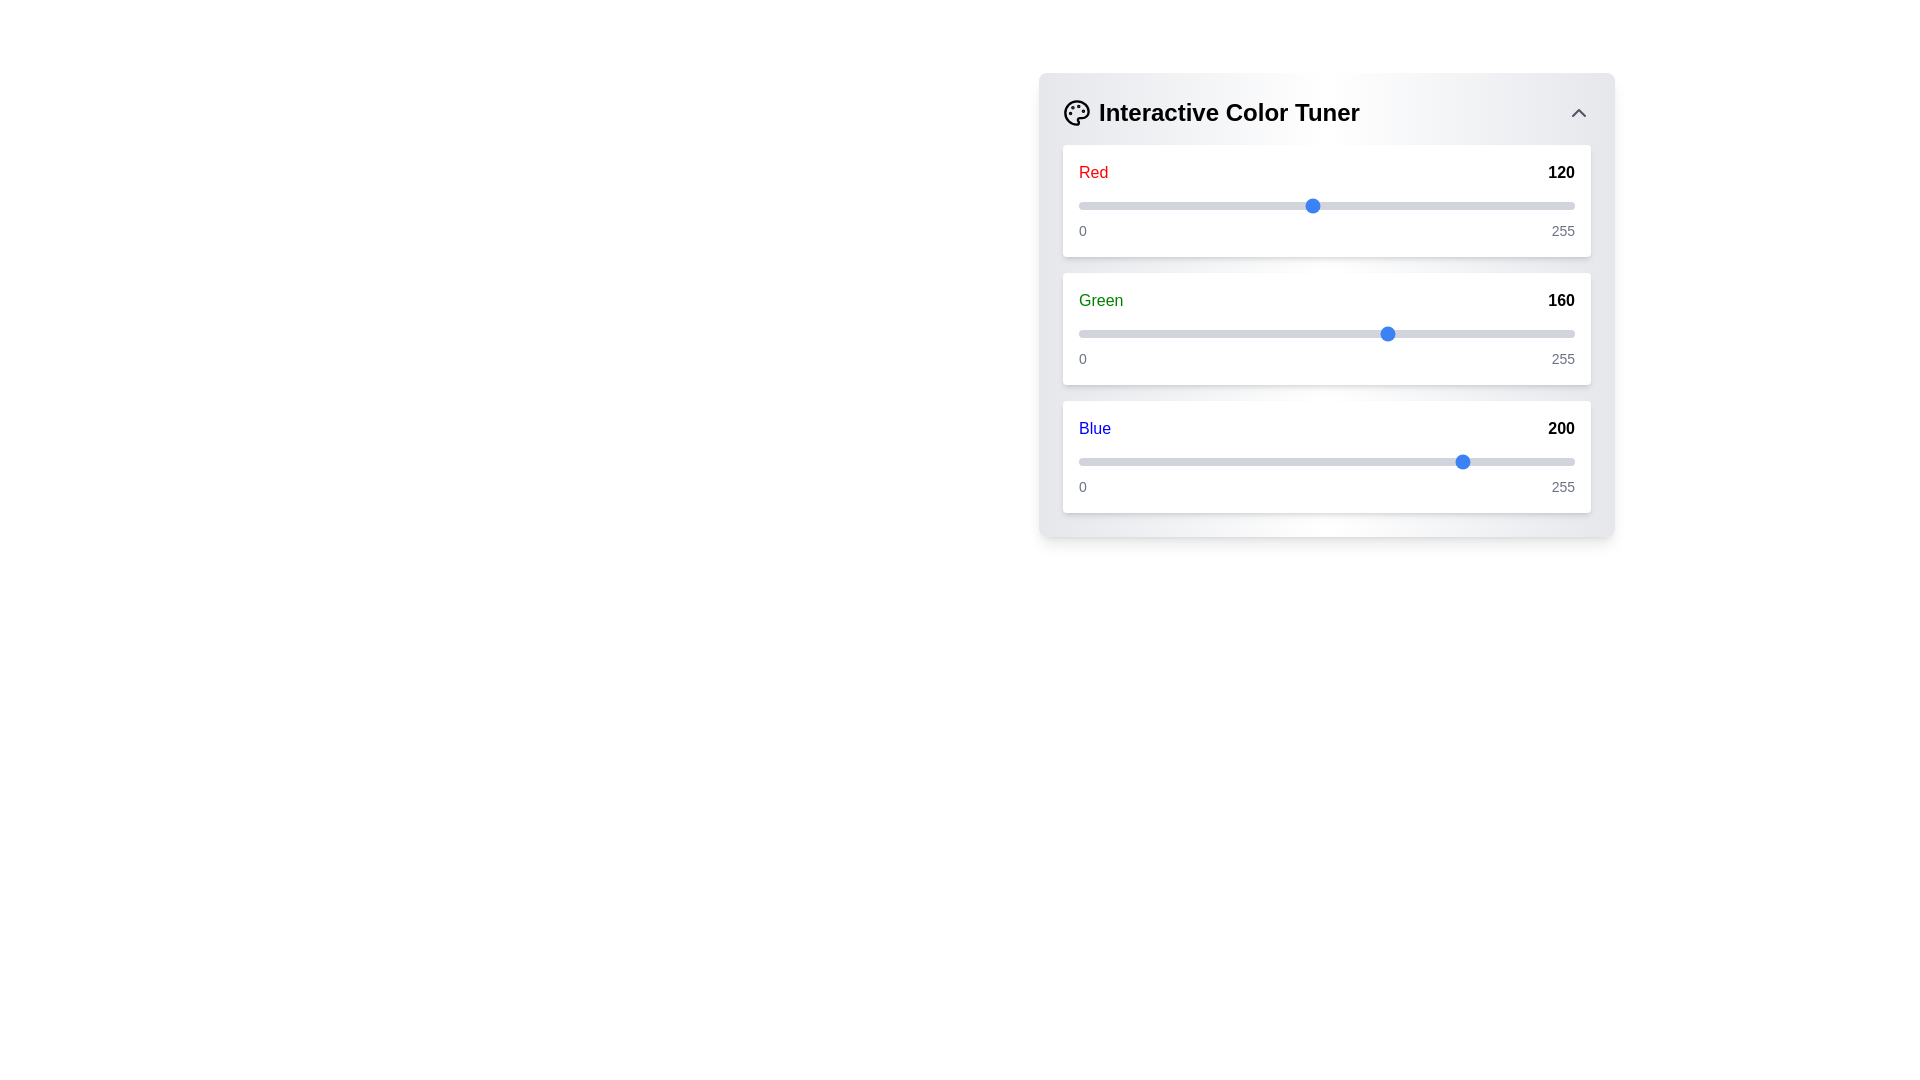 The width and height of the screenshot is (1920, 1080). Describe the element at coordinates (1075, 112) in the screenshot. I see `the SVG graphic resembling a palette icon located on the left side of the header section labeled 'Interactive Color Tuner'` at that location.